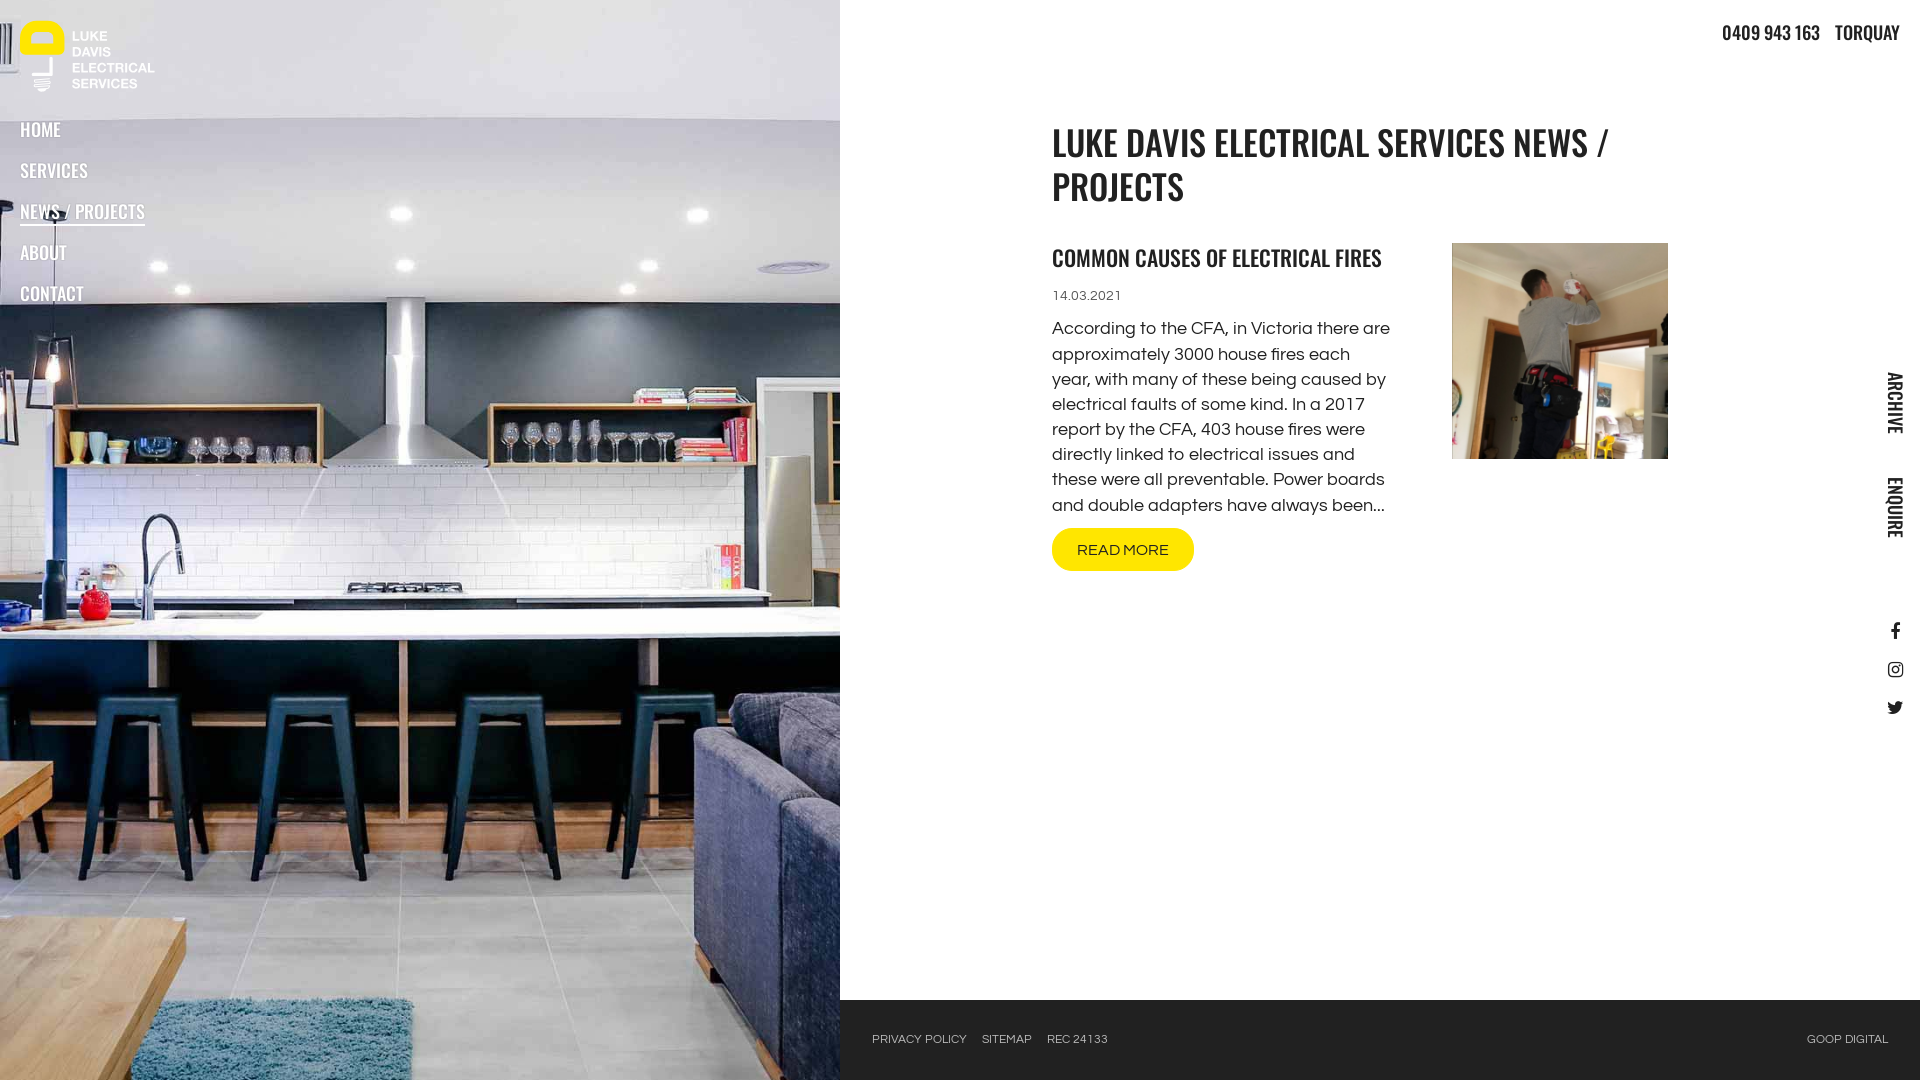 The height and width of the screenshot is (1080, 1920). Describe the element at coordinates (918, 1039) in the screenshot. I see `'PRIVACY POLICY'` at that location.